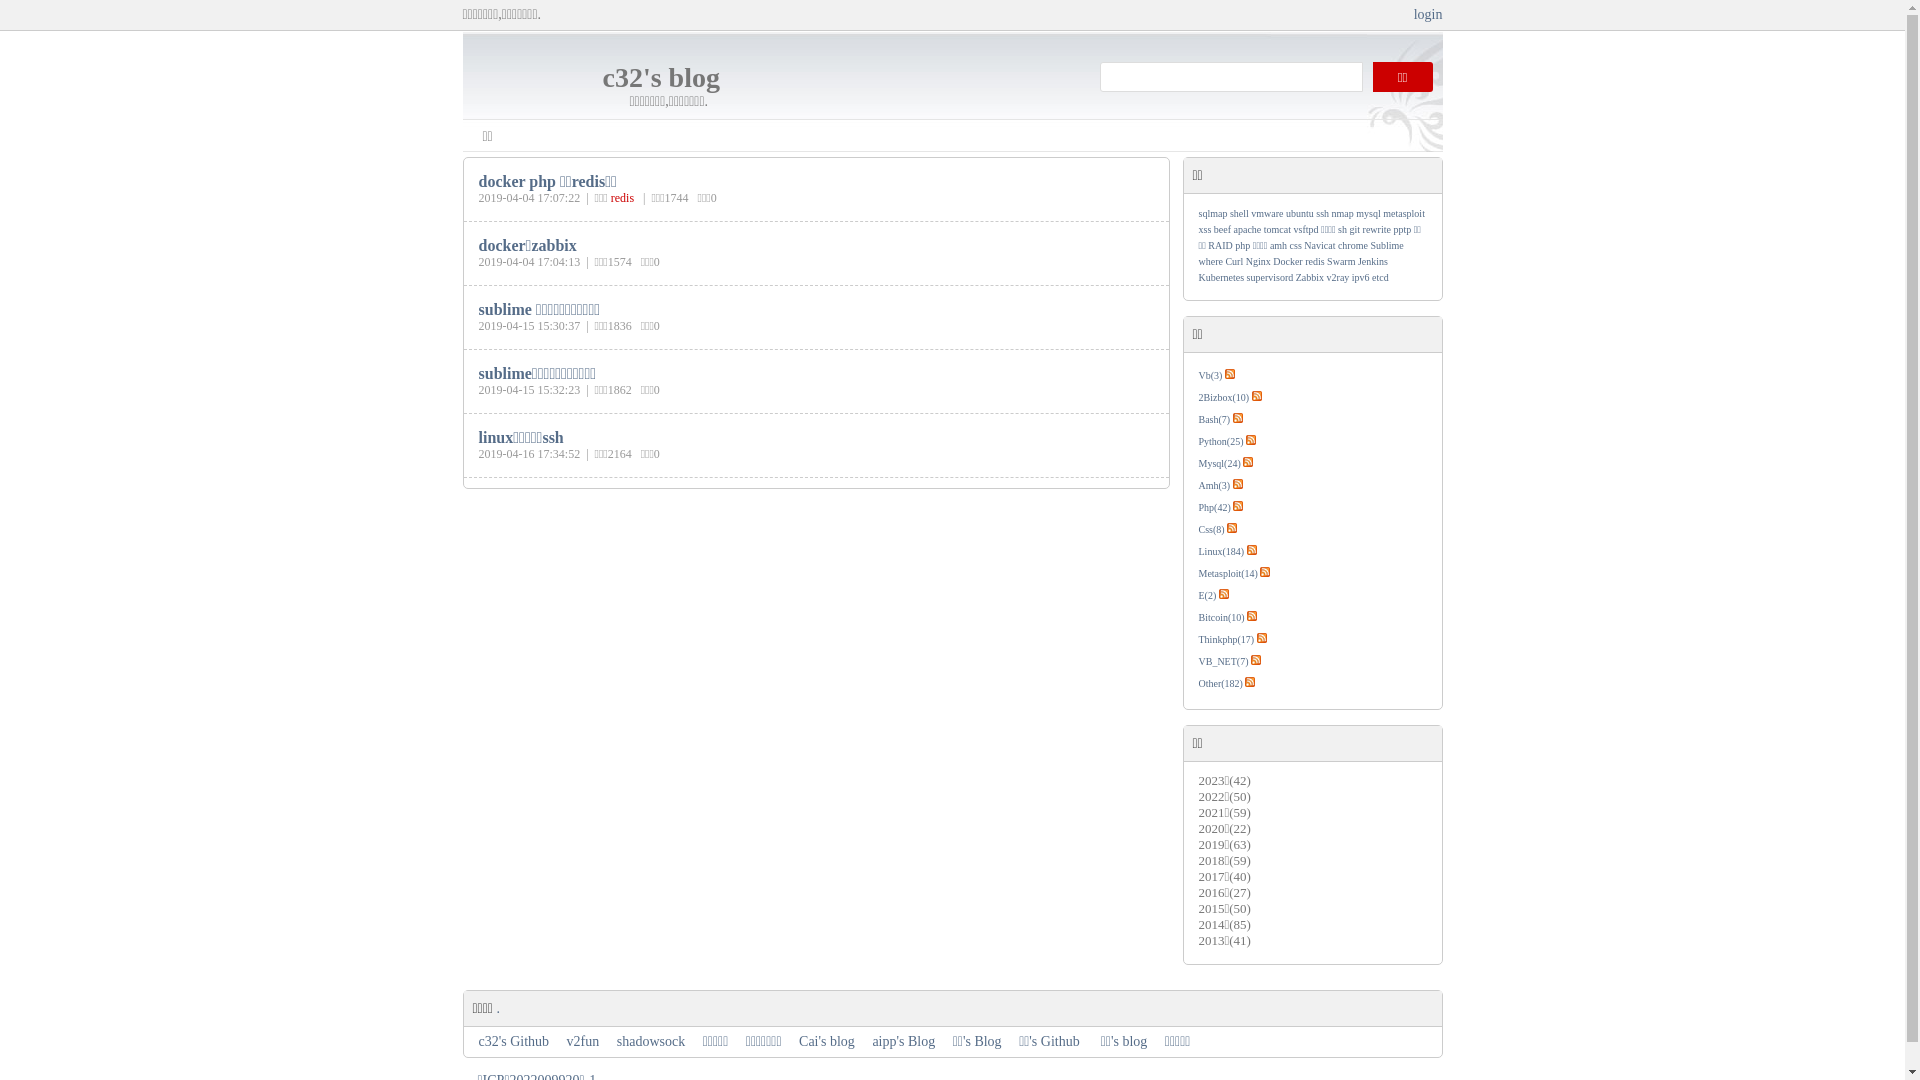  I want to click on 'etcd', so click(1379, 277).